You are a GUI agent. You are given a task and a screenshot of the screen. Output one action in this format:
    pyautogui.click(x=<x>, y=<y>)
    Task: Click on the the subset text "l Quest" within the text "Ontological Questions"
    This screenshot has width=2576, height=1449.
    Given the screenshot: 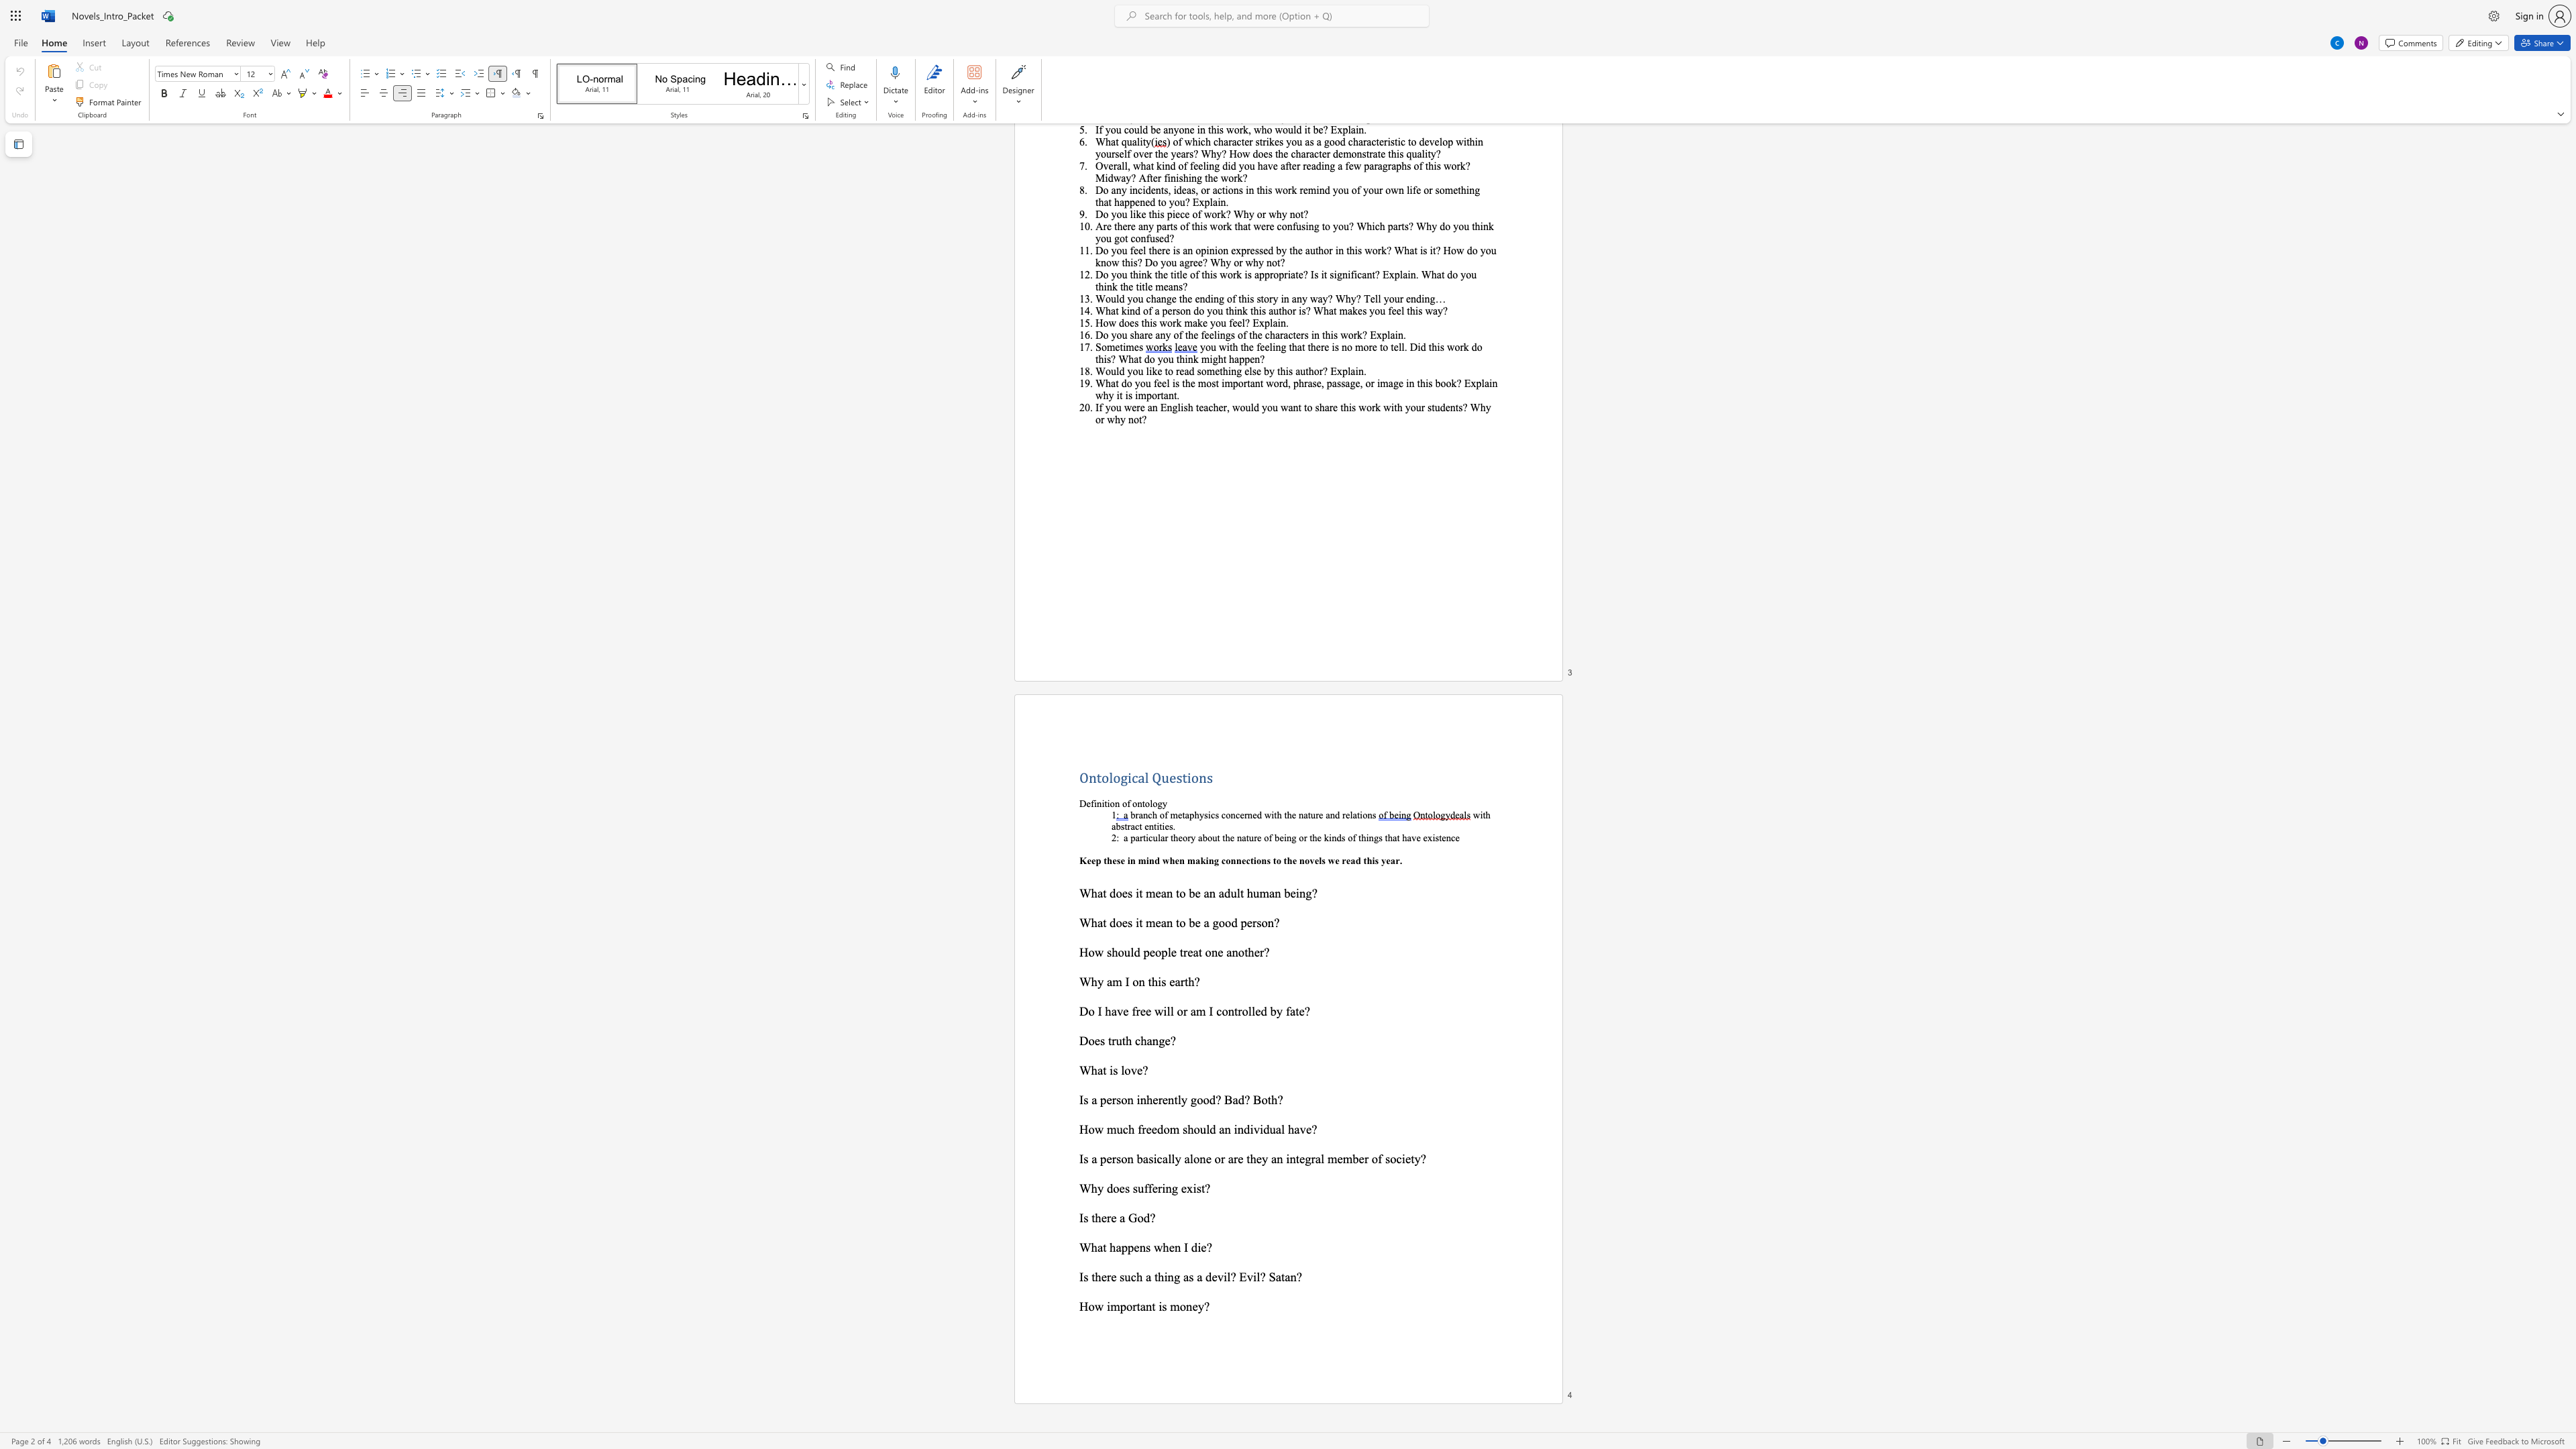 What is the action you would take?
    pyautogui.click(x=1144, y=776)
    